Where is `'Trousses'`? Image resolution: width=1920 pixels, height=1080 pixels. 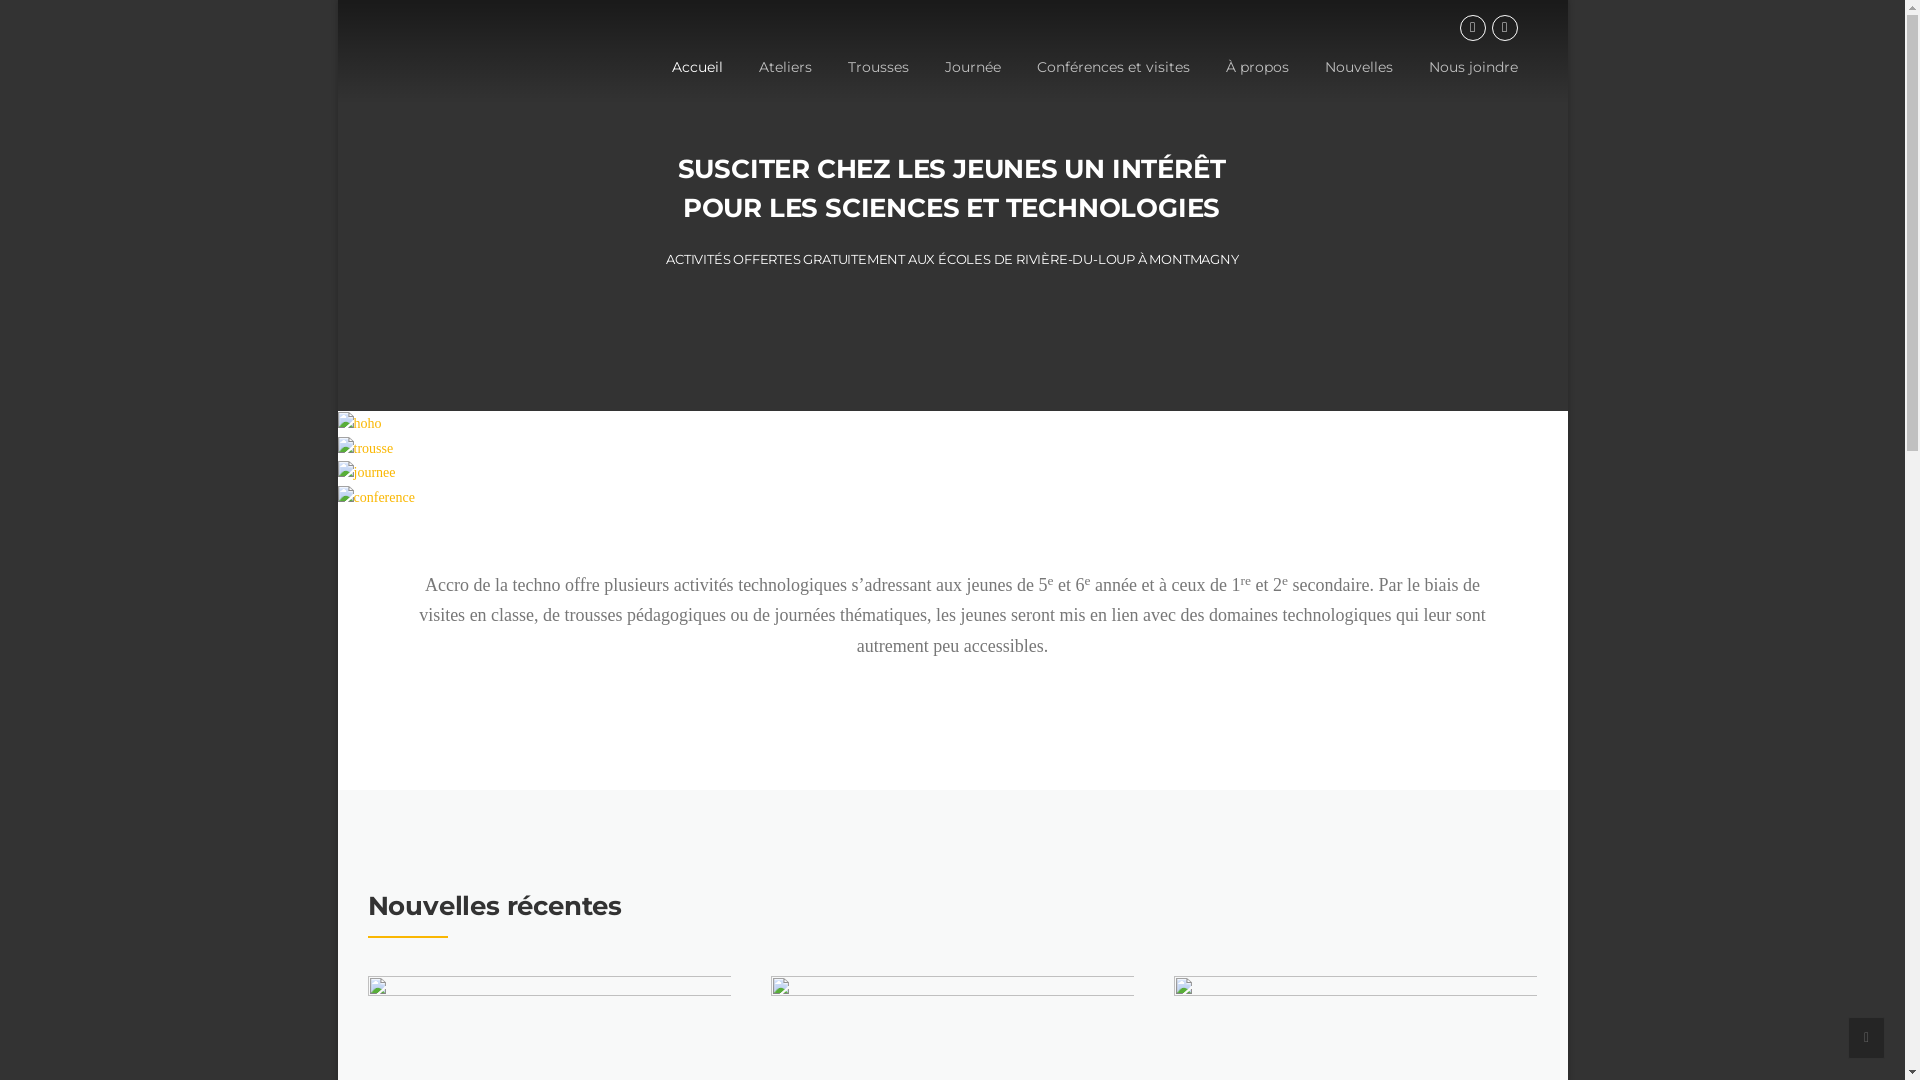 'Trousses' is located at coordinates (878, 82).